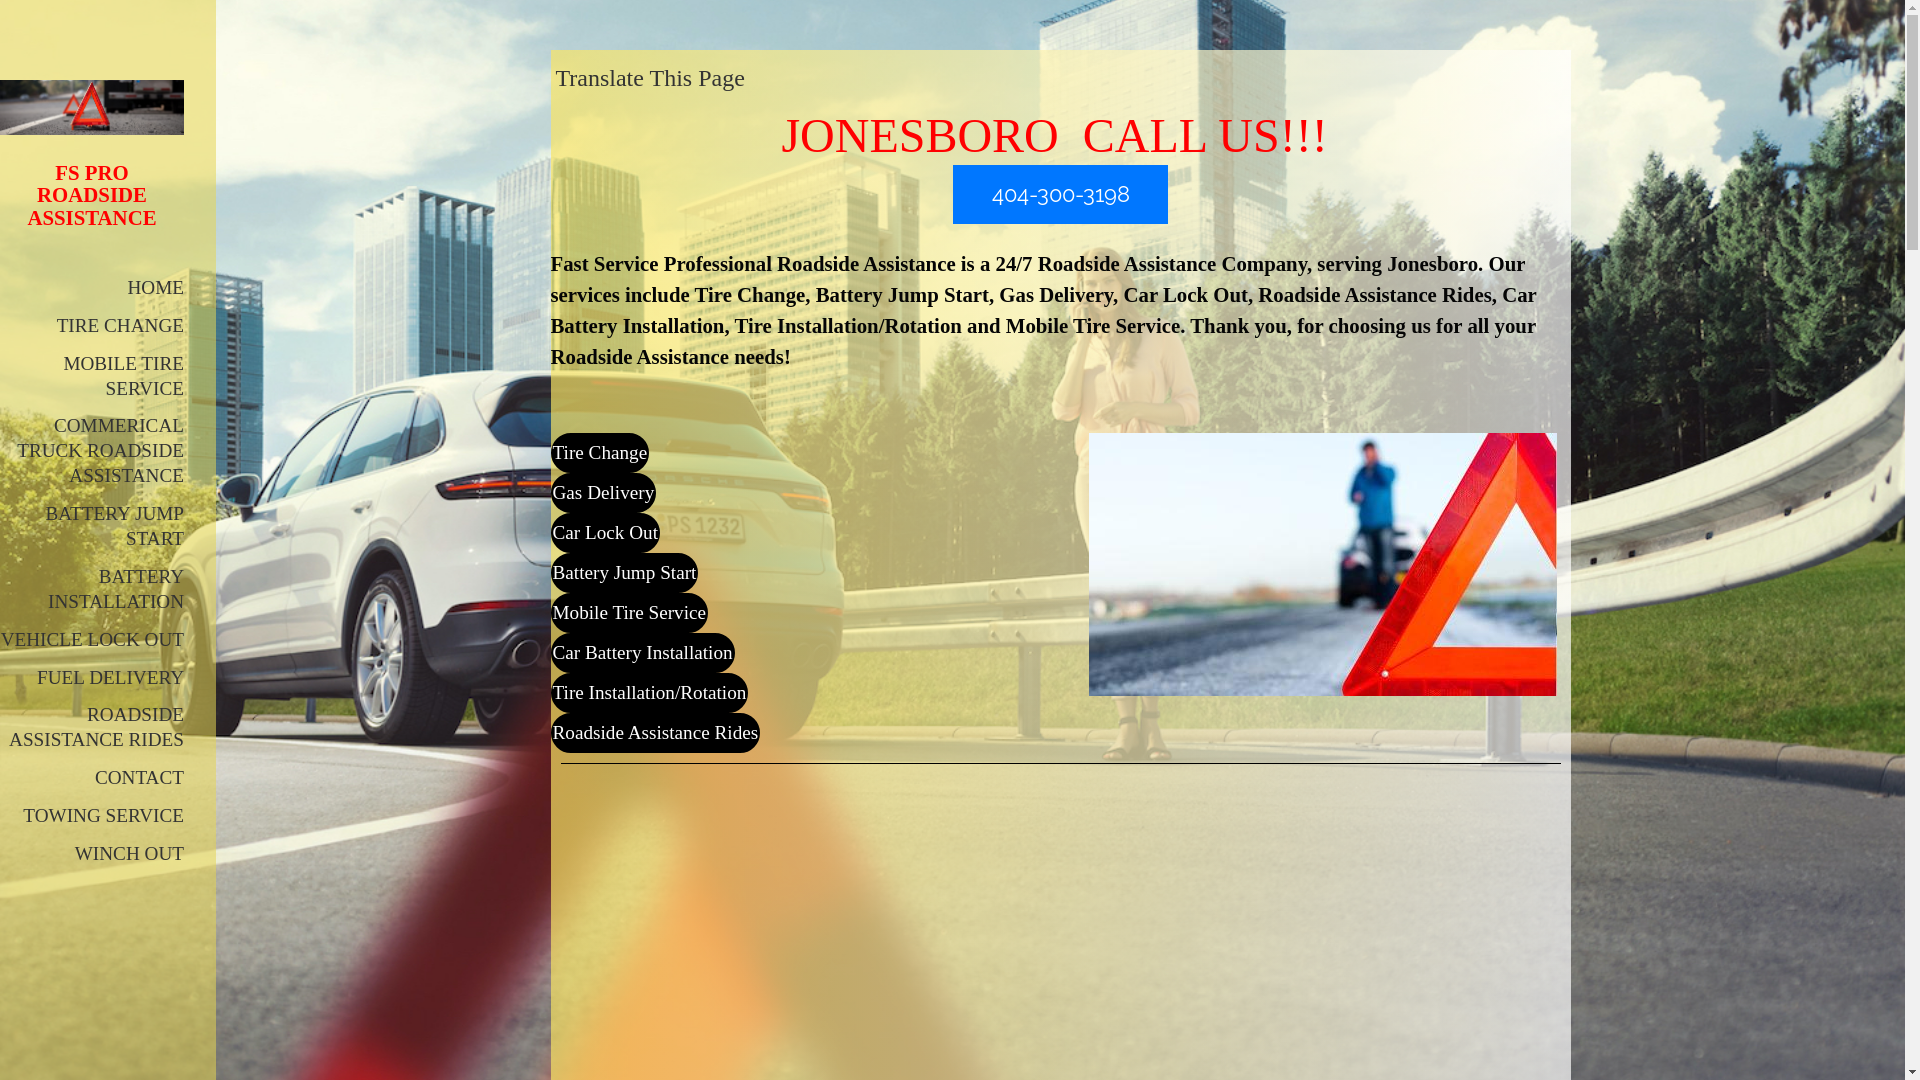  I want to click on 'HOME', so click(155, 287).